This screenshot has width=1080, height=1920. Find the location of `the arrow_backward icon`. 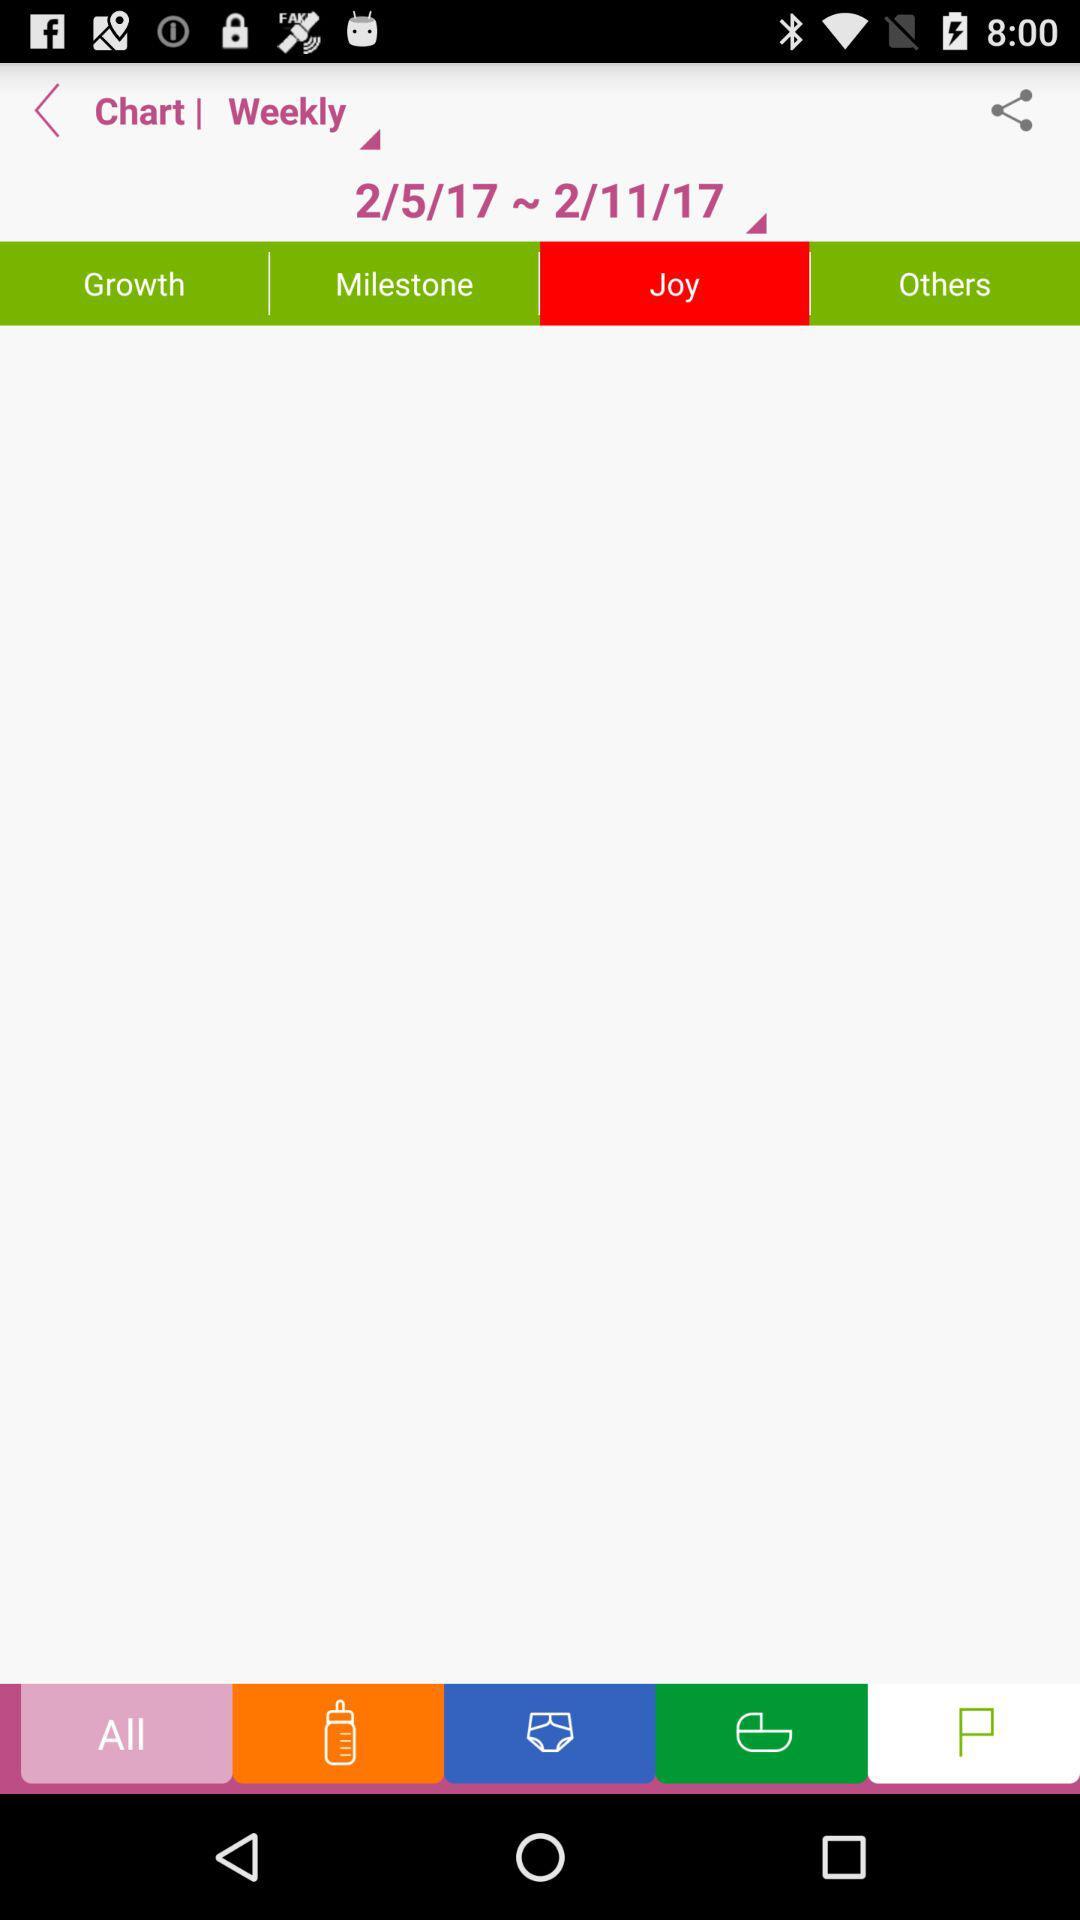

the arrow_backward icon is located at coordinates (46, 117).